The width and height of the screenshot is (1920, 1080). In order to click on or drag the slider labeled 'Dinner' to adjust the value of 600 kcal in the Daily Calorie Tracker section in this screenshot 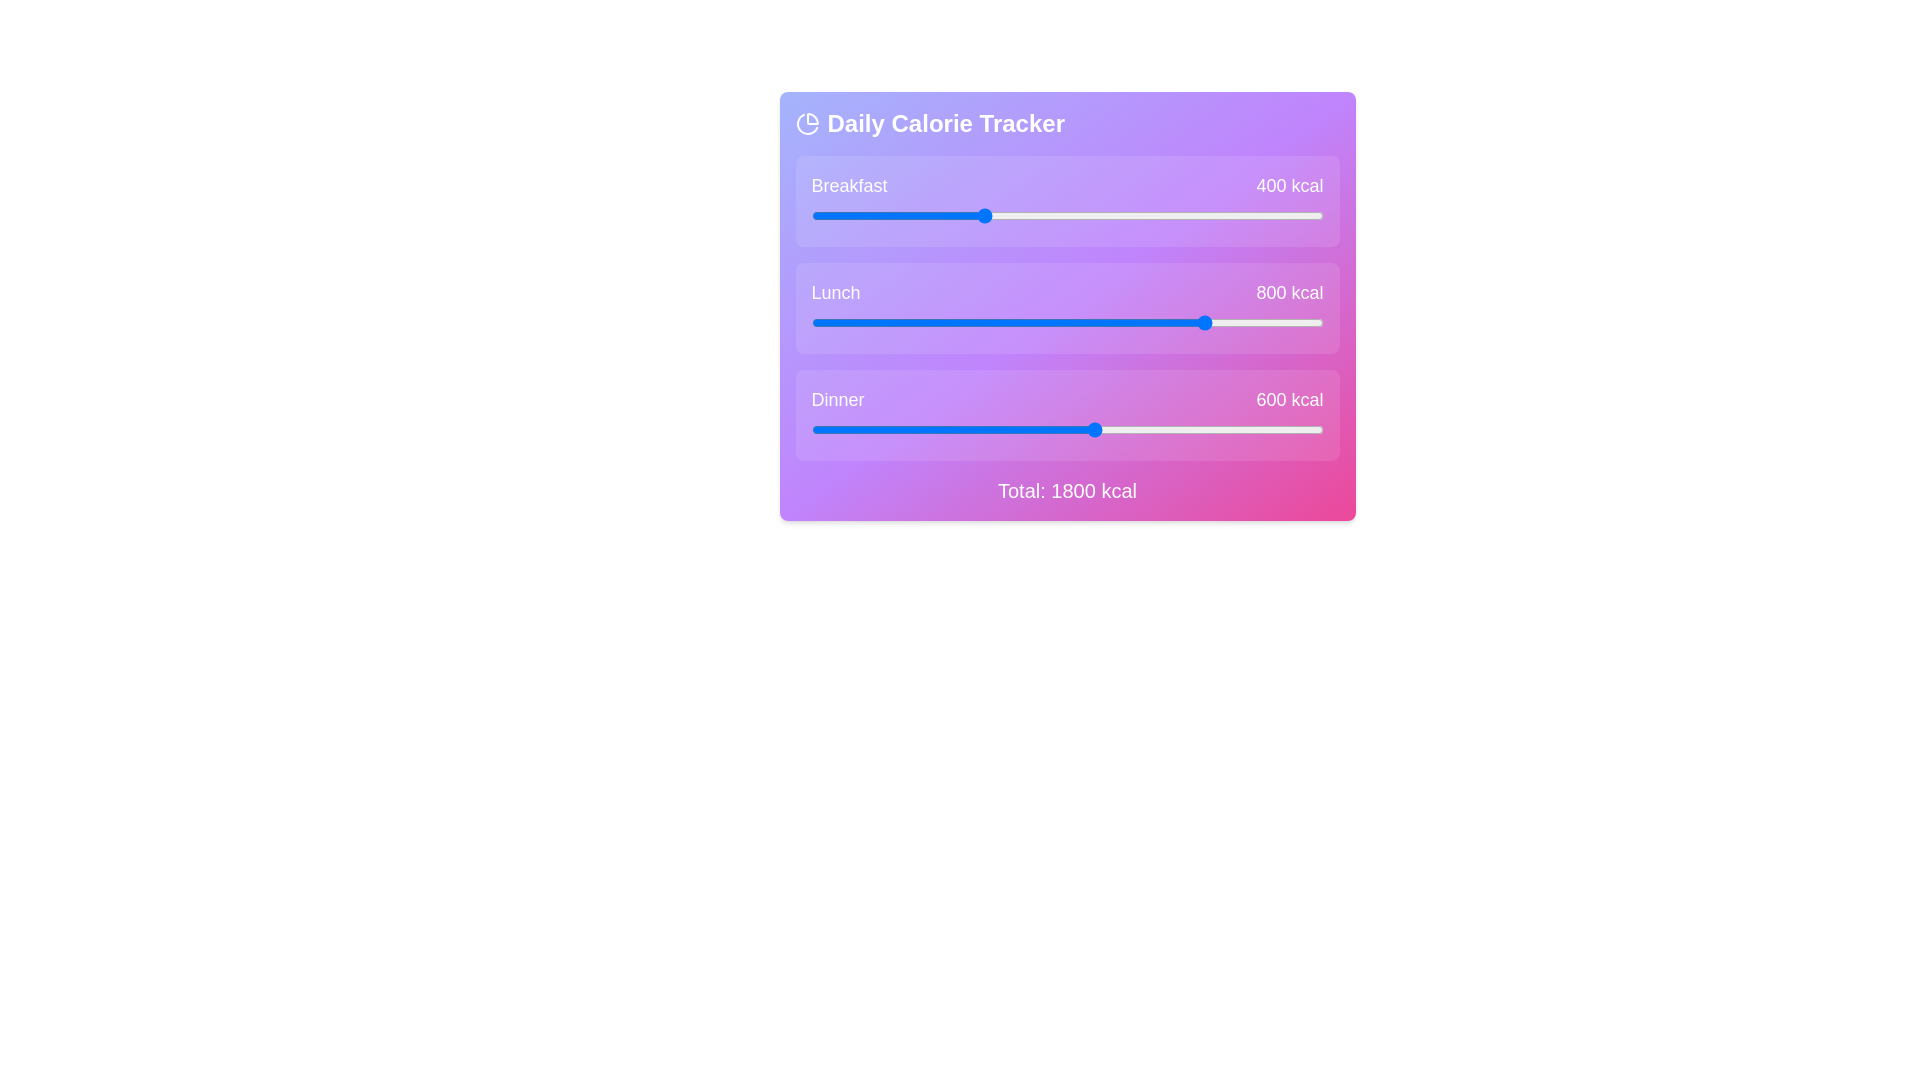, I will do `click(1066, 414)`.